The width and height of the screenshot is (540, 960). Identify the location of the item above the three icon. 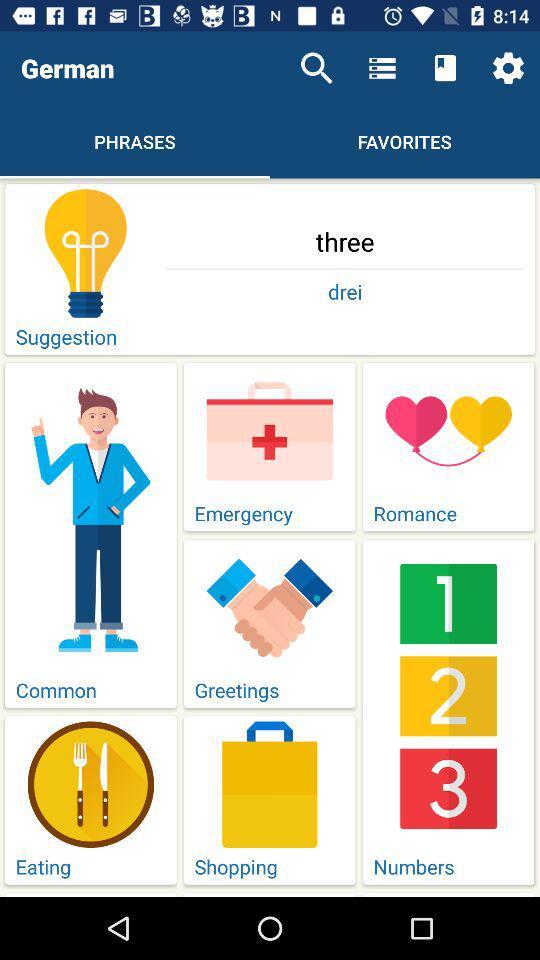
(508, 68).